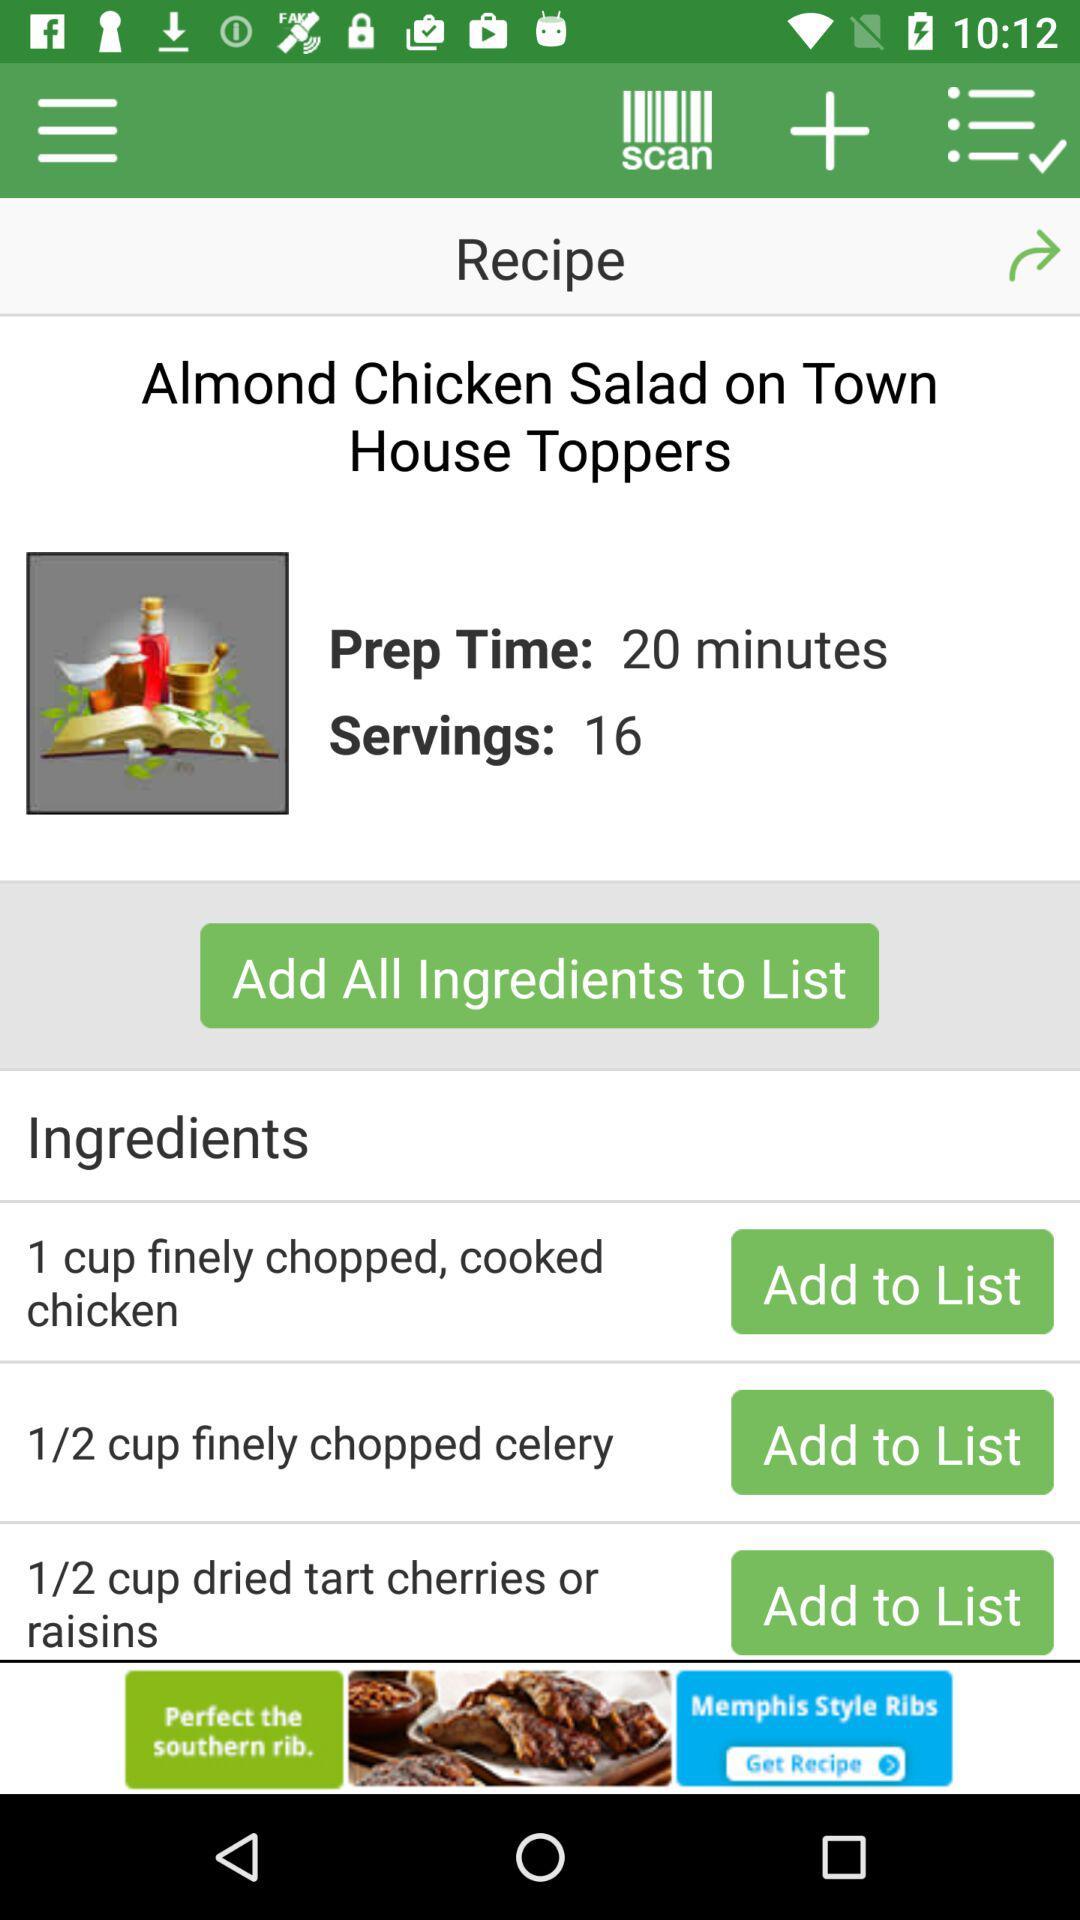 Image resolution: width=1080 pixels, height=1920 pixels. What do you see at coordinates (538, 975) in the screenshot?
I see `the green colored box placed below serving 16` at bounding box center [538, 975].